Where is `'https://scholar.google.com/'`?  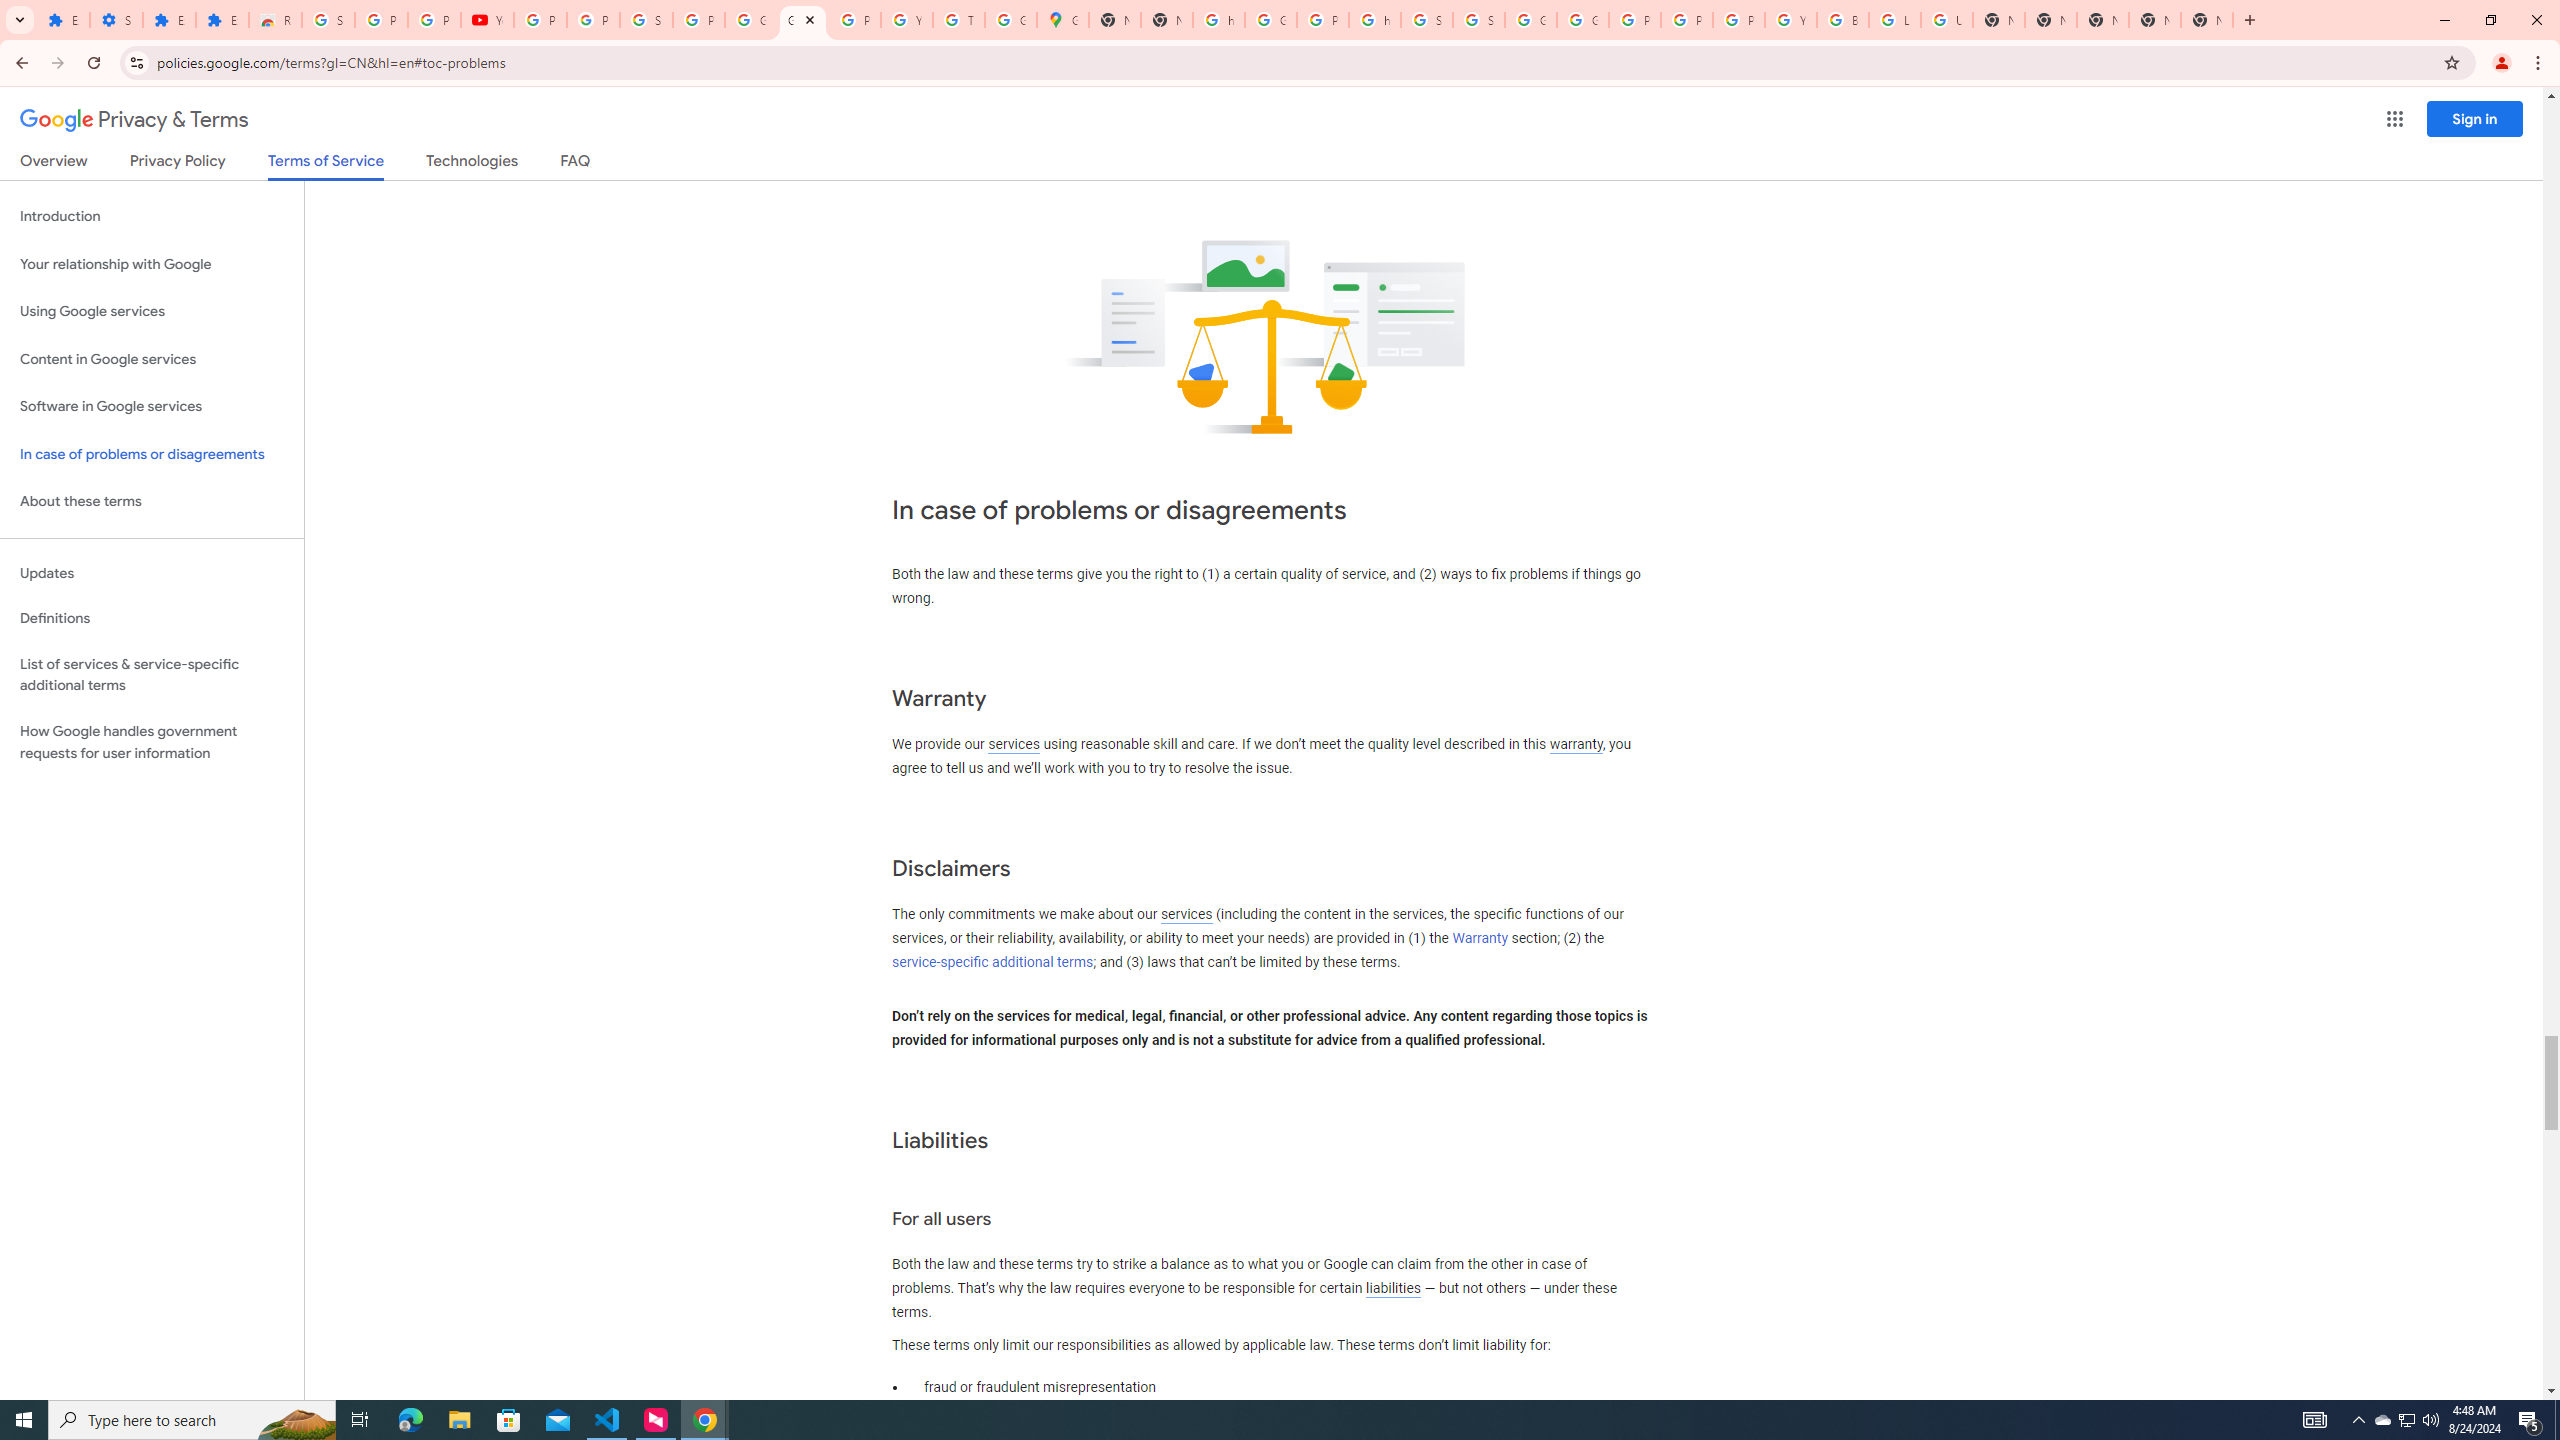 'https://scholar.google.com/' is located at coordinates (1373, 19).